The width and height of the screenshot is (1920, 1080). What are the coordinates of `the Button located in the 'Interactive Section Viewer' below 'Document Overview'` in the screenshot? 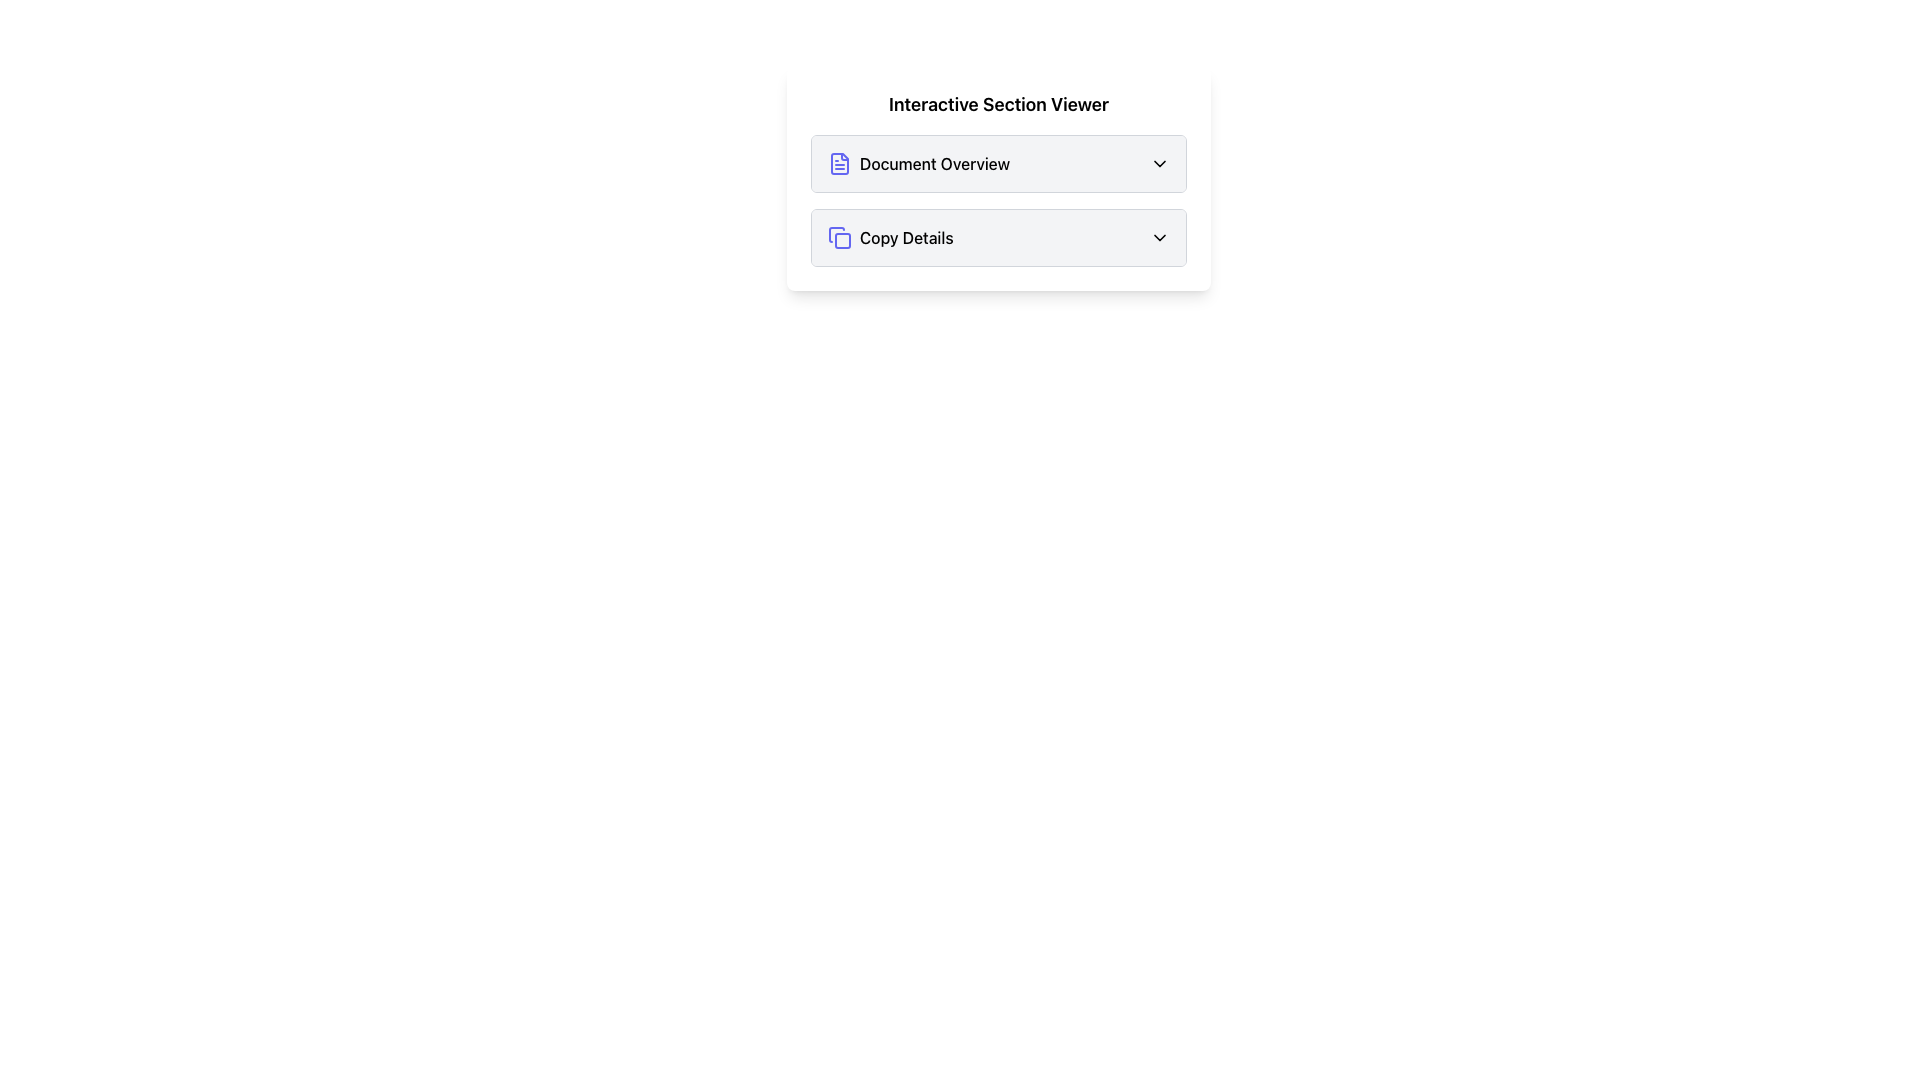 It's located at (998, 237).